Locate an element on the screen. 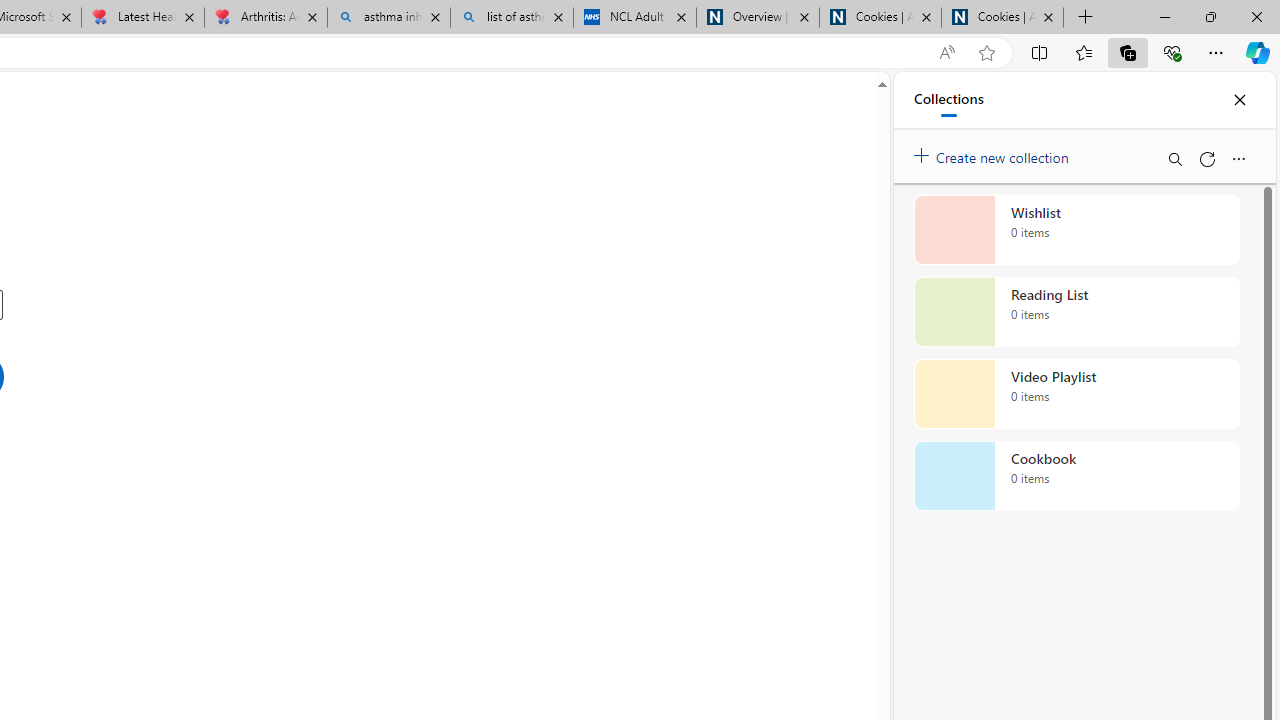 The image size is (1280, 720). 'More options menu' is located at coordinates (1237, 158).